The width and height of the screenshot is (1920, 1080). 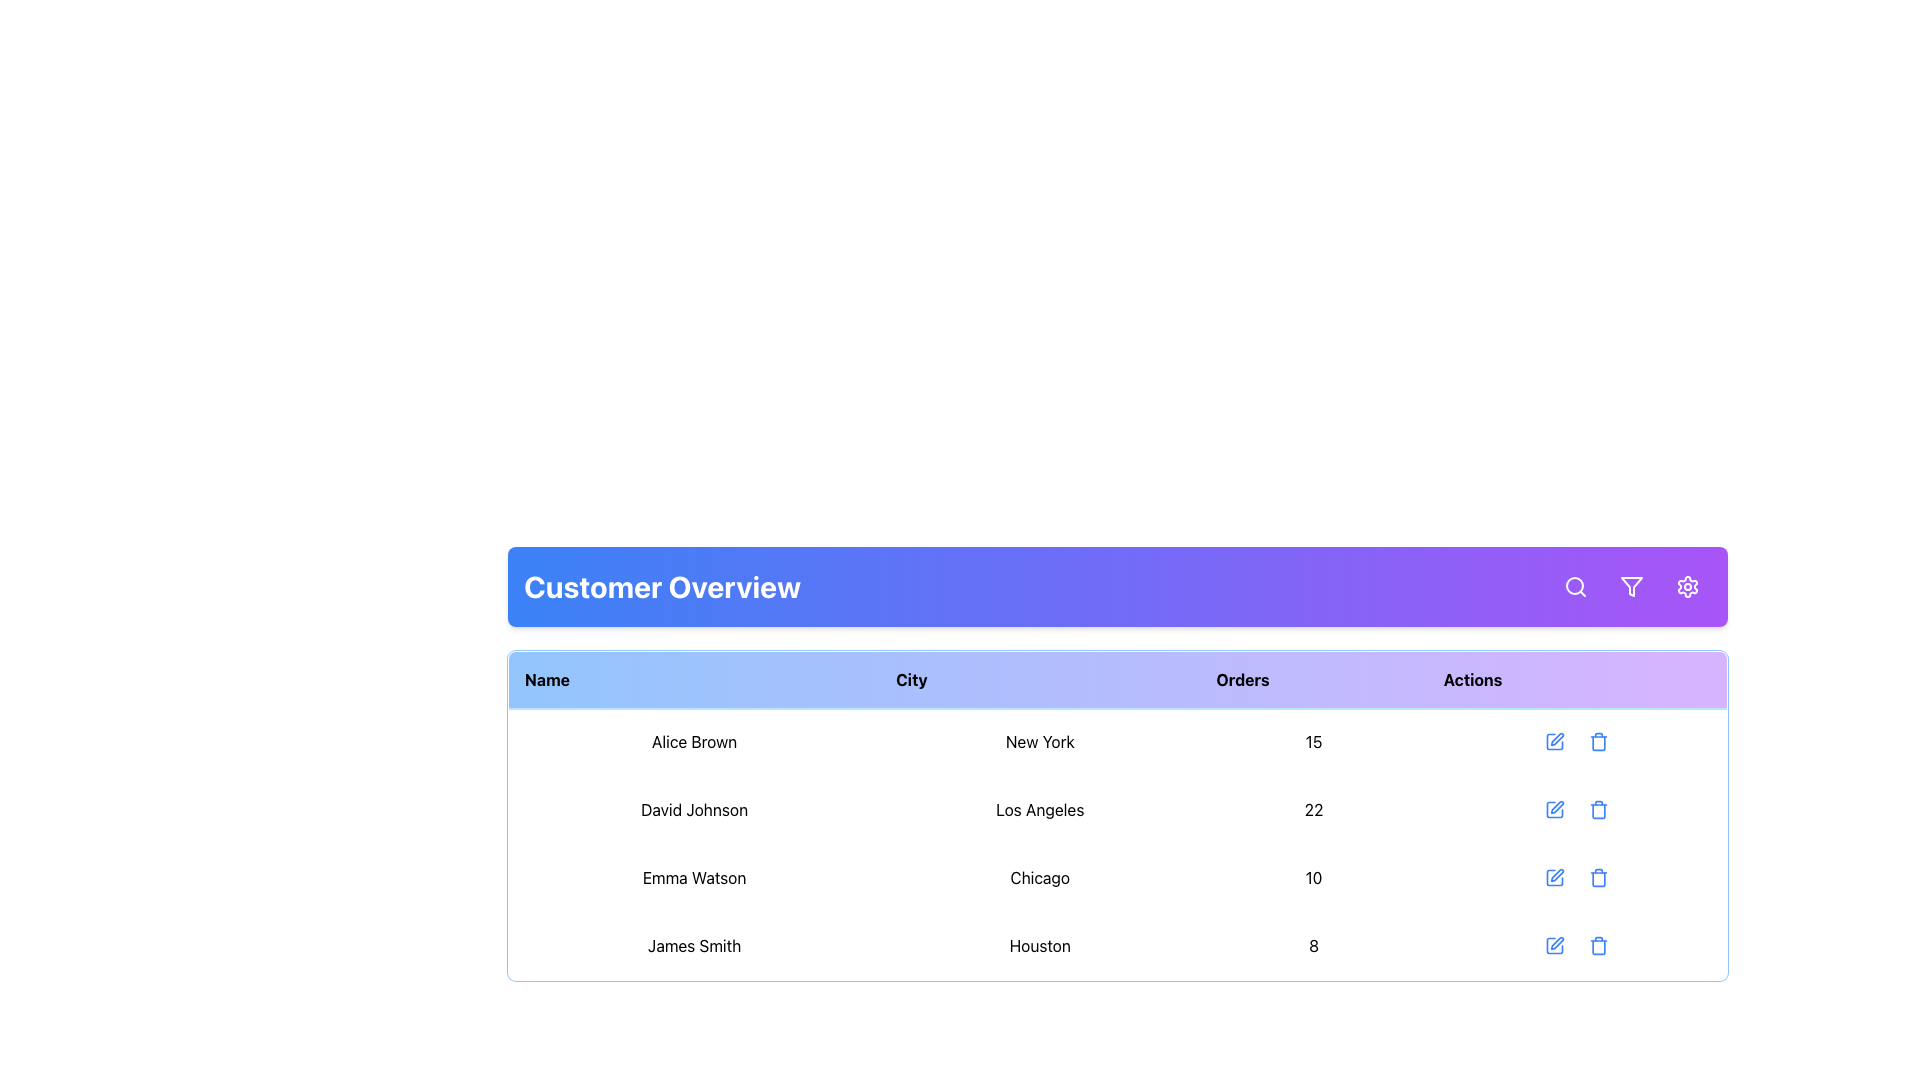 What do you see at coordinates (1554, 810) in the screenshot?
I see `the vector graphic icon resembling a square with rounded edges located in the 'Actions' column of the second row in the 'Customer Overview' table` at bounding box center [1554, 810].